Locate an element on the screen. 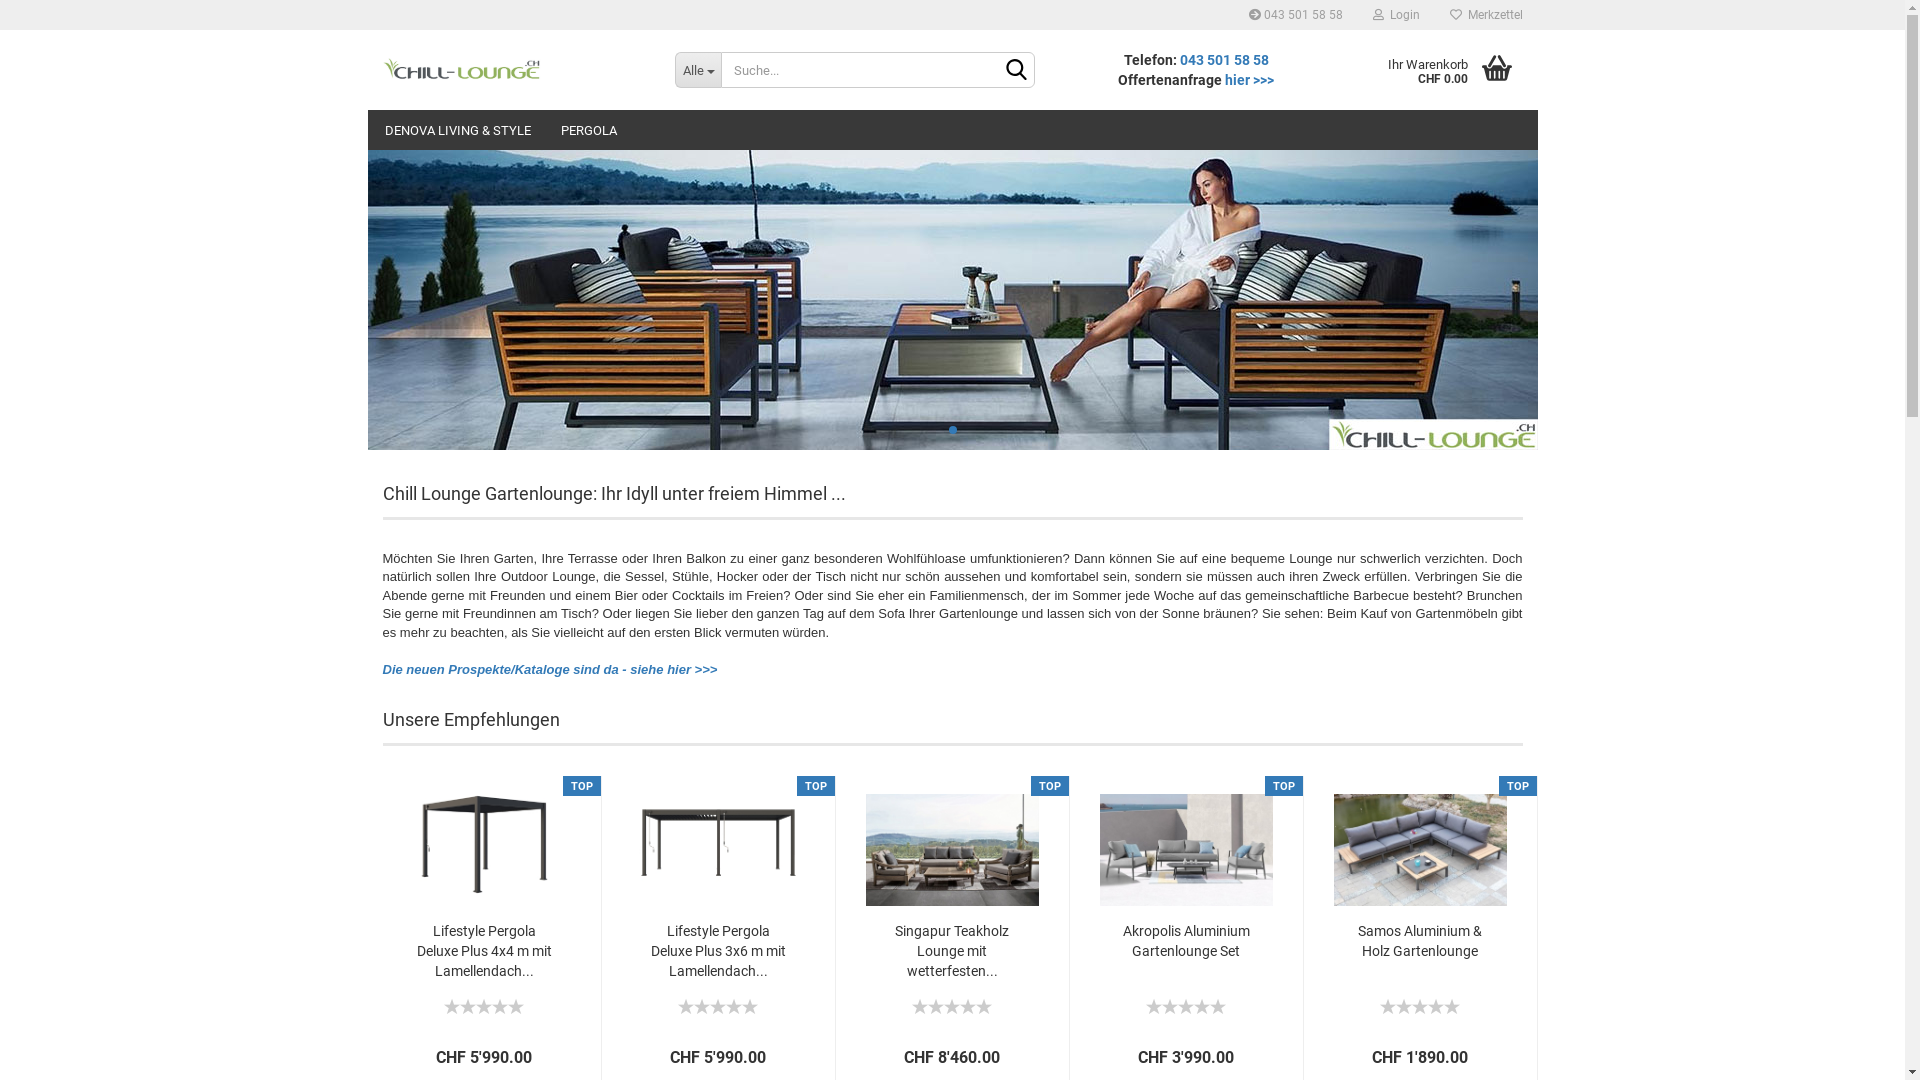 Image resolution: width=1920 pixels, height=1080 pixels. ' Login' is located at coordinates (1395, 15).